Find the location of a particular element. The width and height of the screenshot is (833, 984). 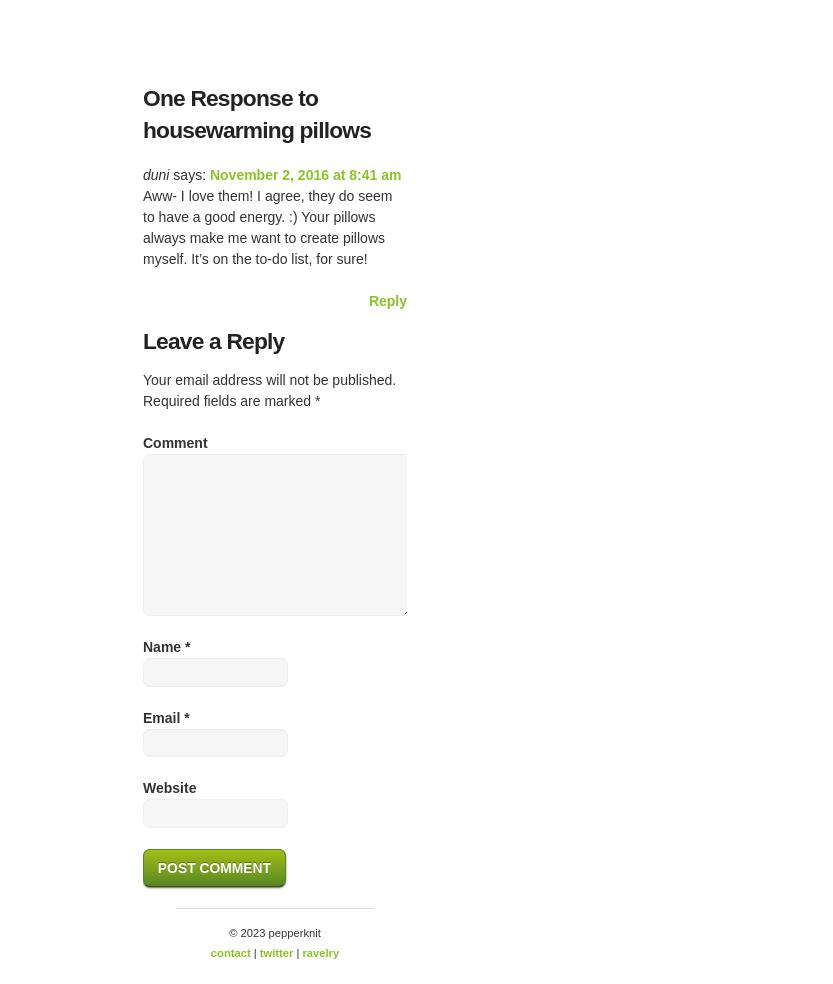

'Comment' is located at coordinates (143, 442).